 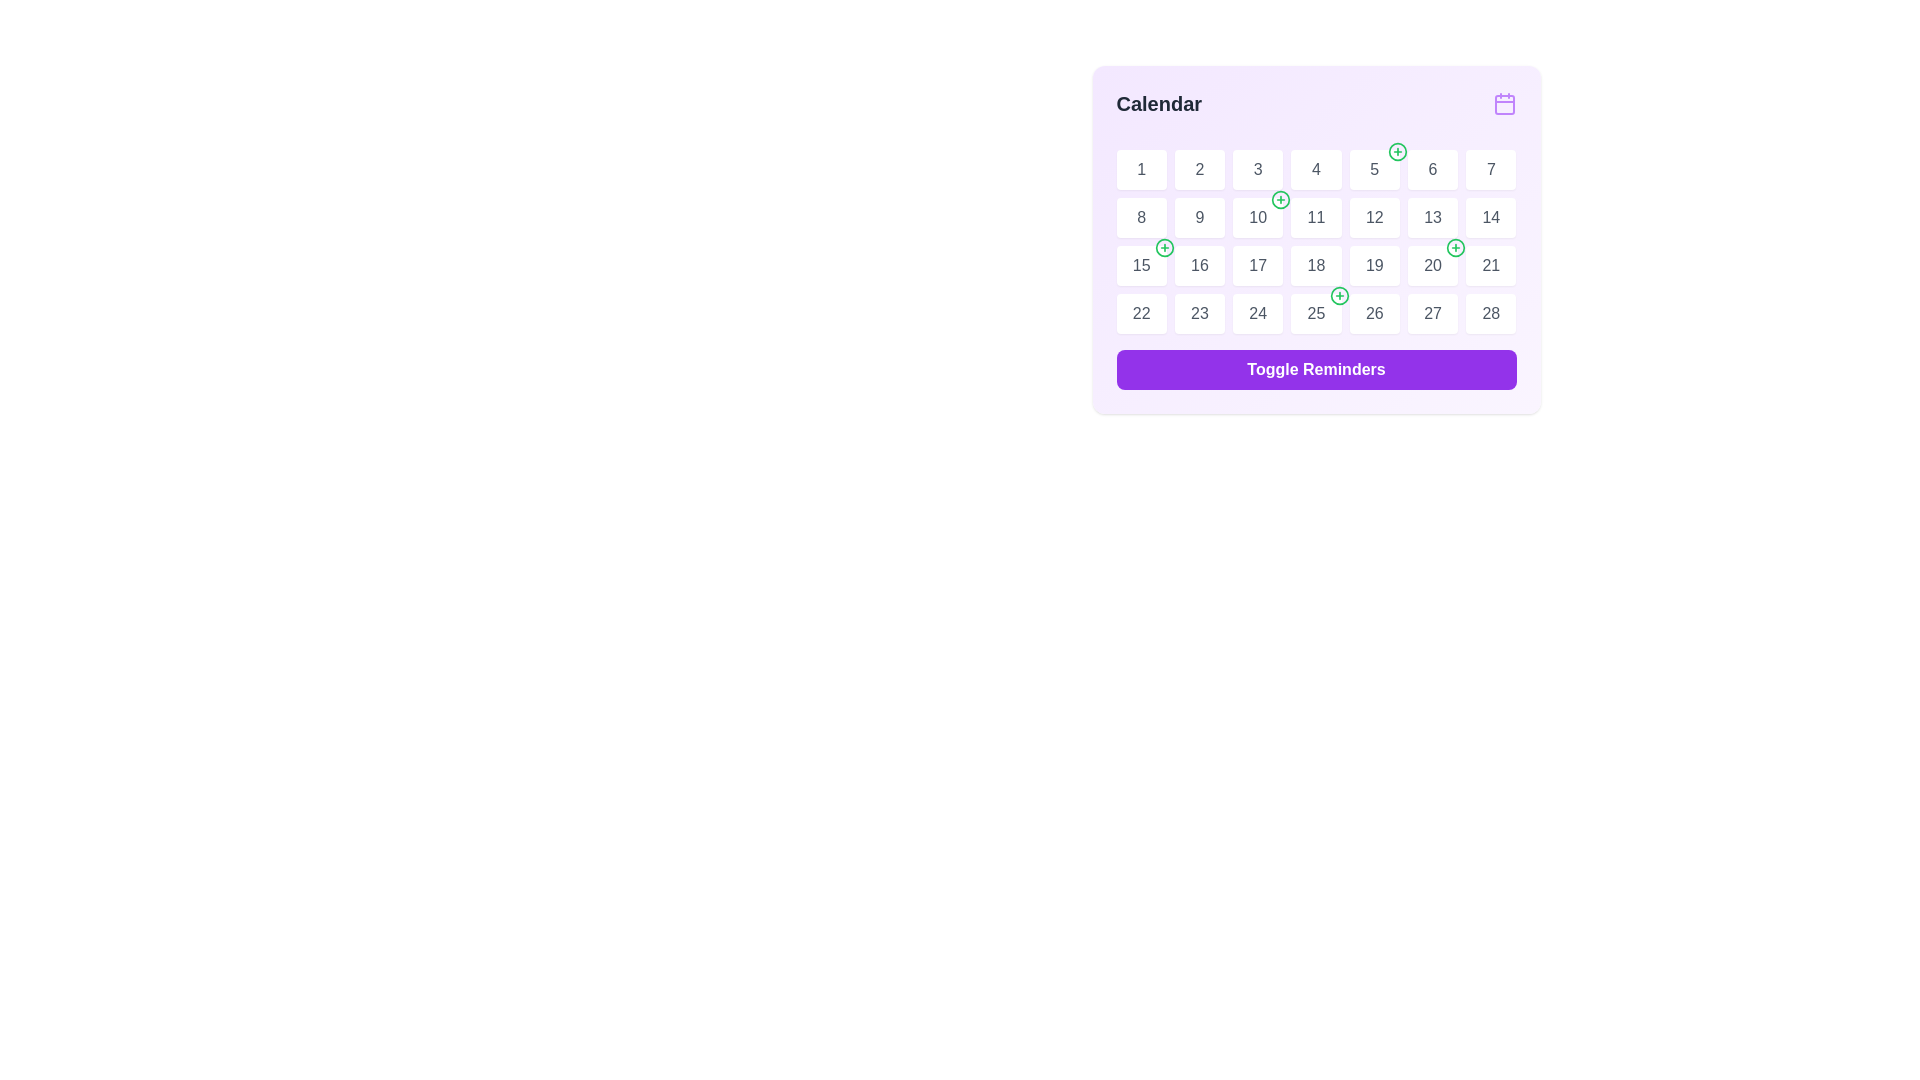 What do you see at coordinates (1200, 218) in the screenshot?
I see `the date cell displaying '9' on the calendar interface to show a context menu` at bounding box center [1200, 218].